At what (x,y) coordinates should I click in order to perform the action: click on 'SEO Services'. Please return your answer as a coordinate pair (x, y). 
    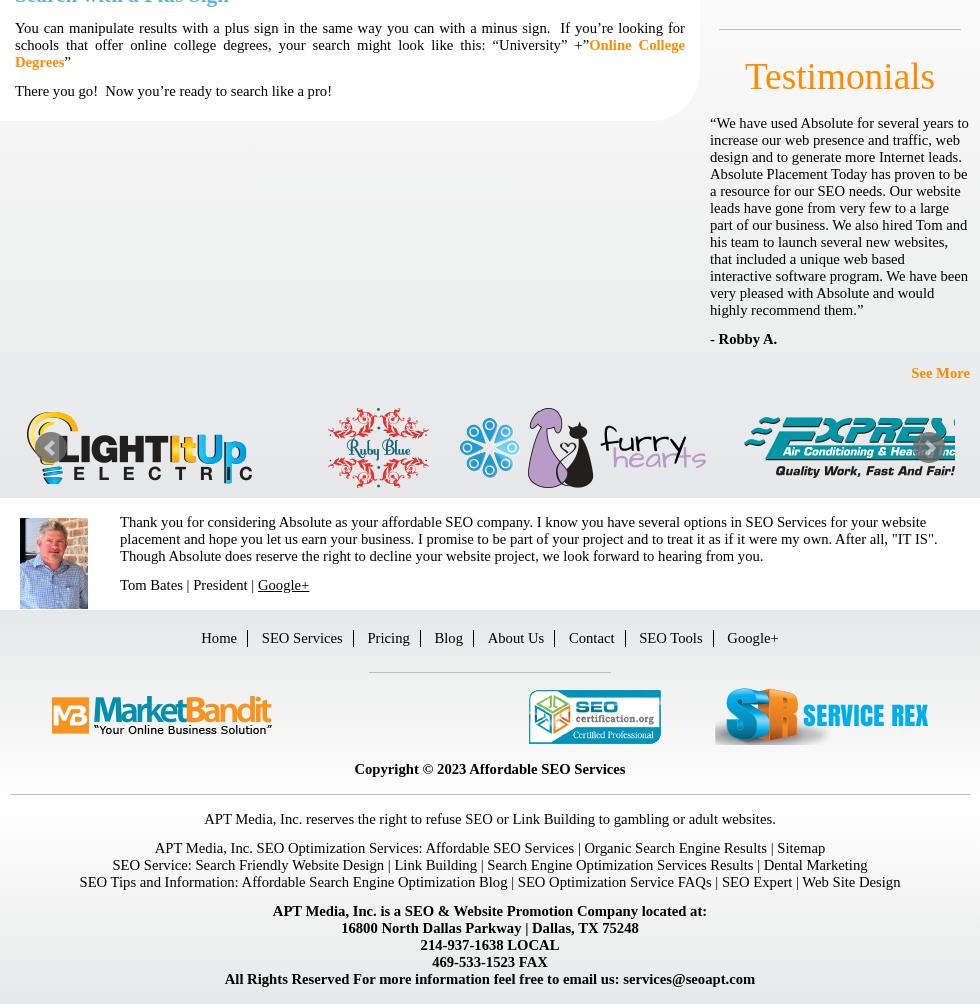
    Looking at the image, I should click on (301, 637).